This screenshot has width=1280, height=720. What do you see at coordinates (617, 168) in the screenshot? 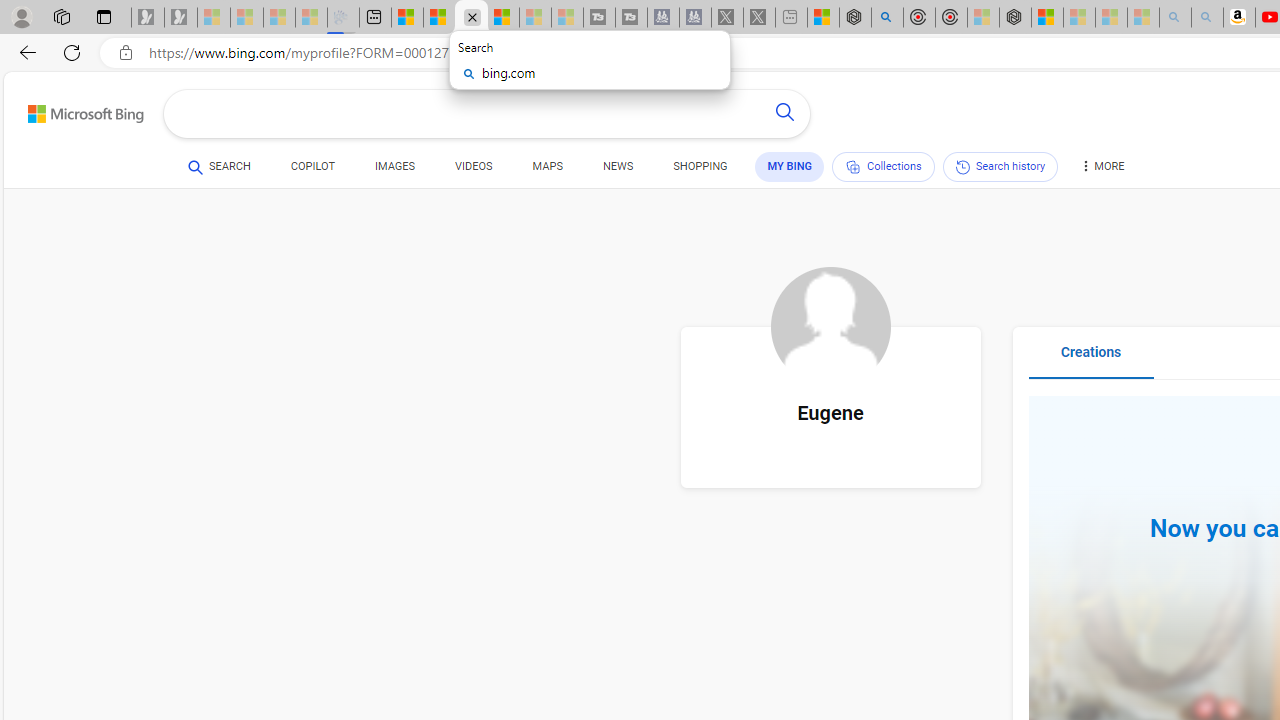
I see `'NEWS'` at bounding box center [617, 168].